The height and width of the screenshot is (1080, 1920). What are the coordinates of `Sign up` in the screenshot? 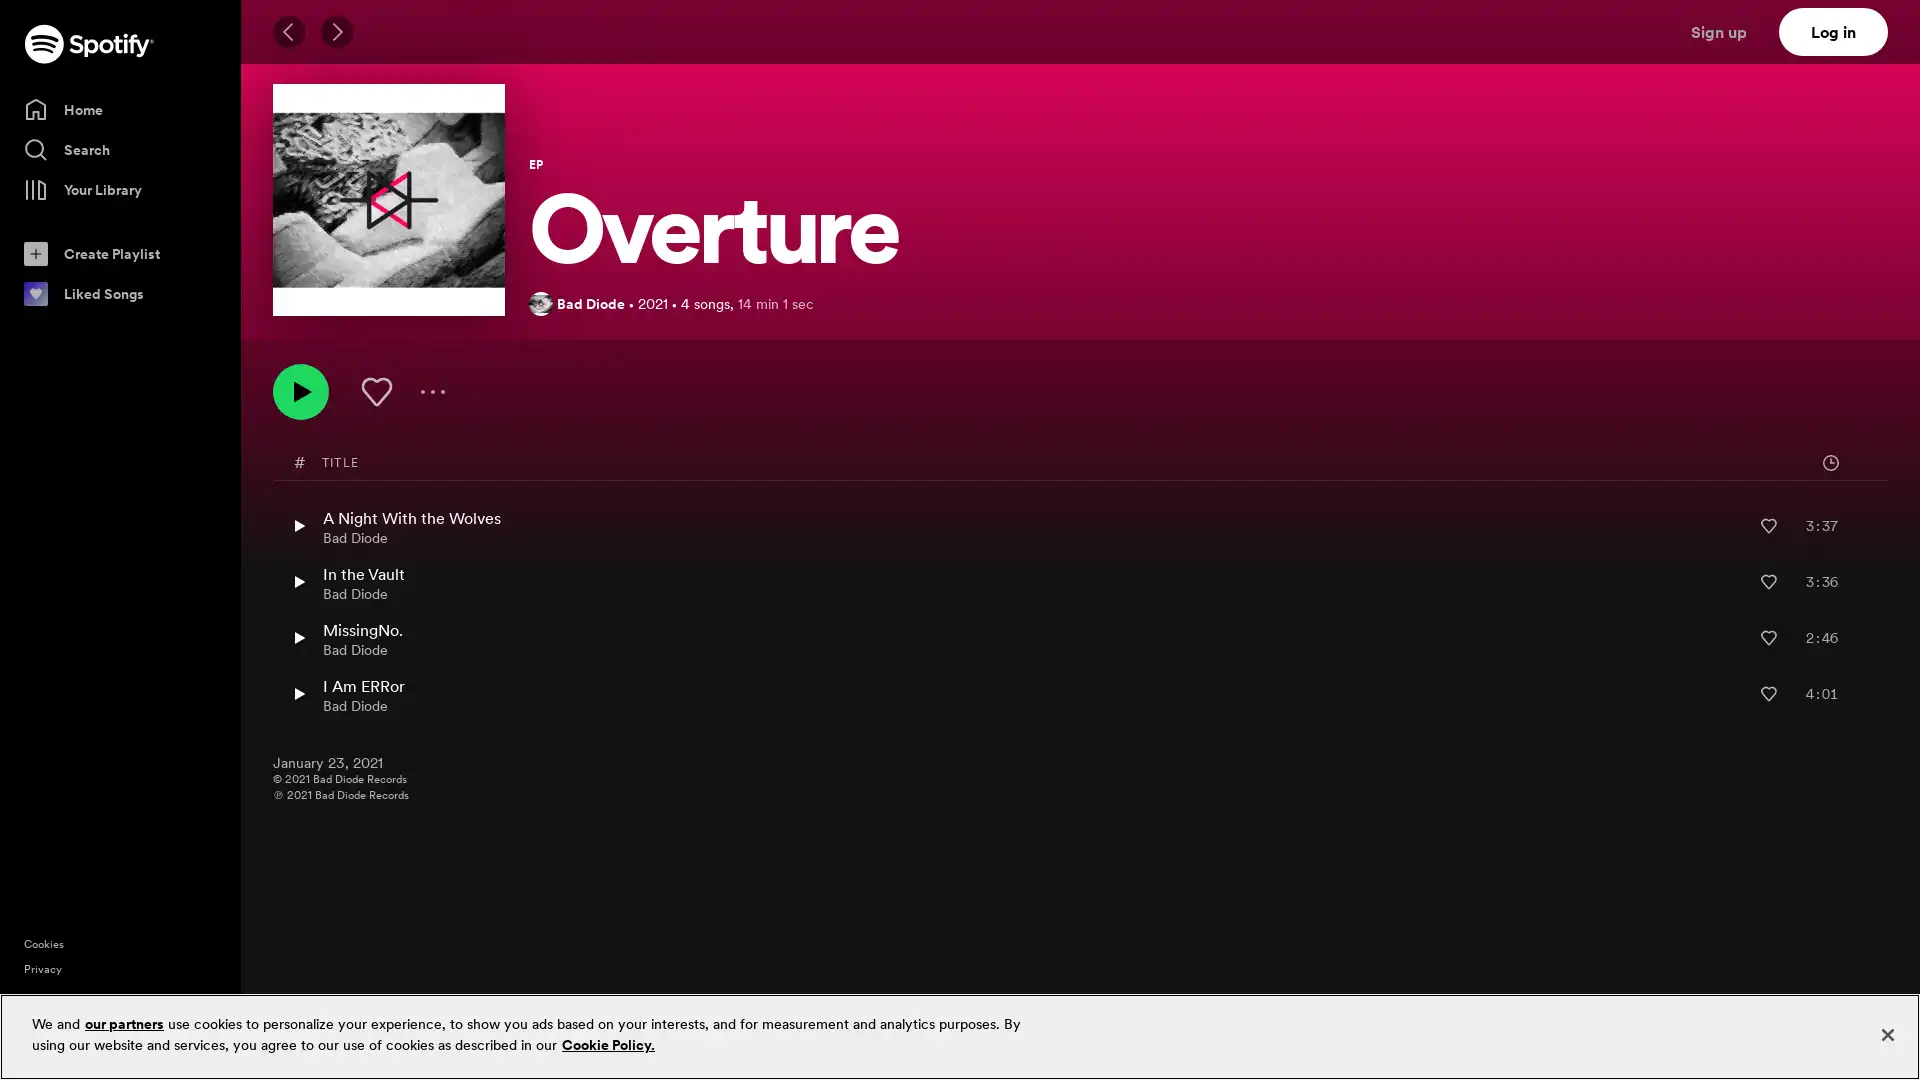 It's located at (1730, 31).